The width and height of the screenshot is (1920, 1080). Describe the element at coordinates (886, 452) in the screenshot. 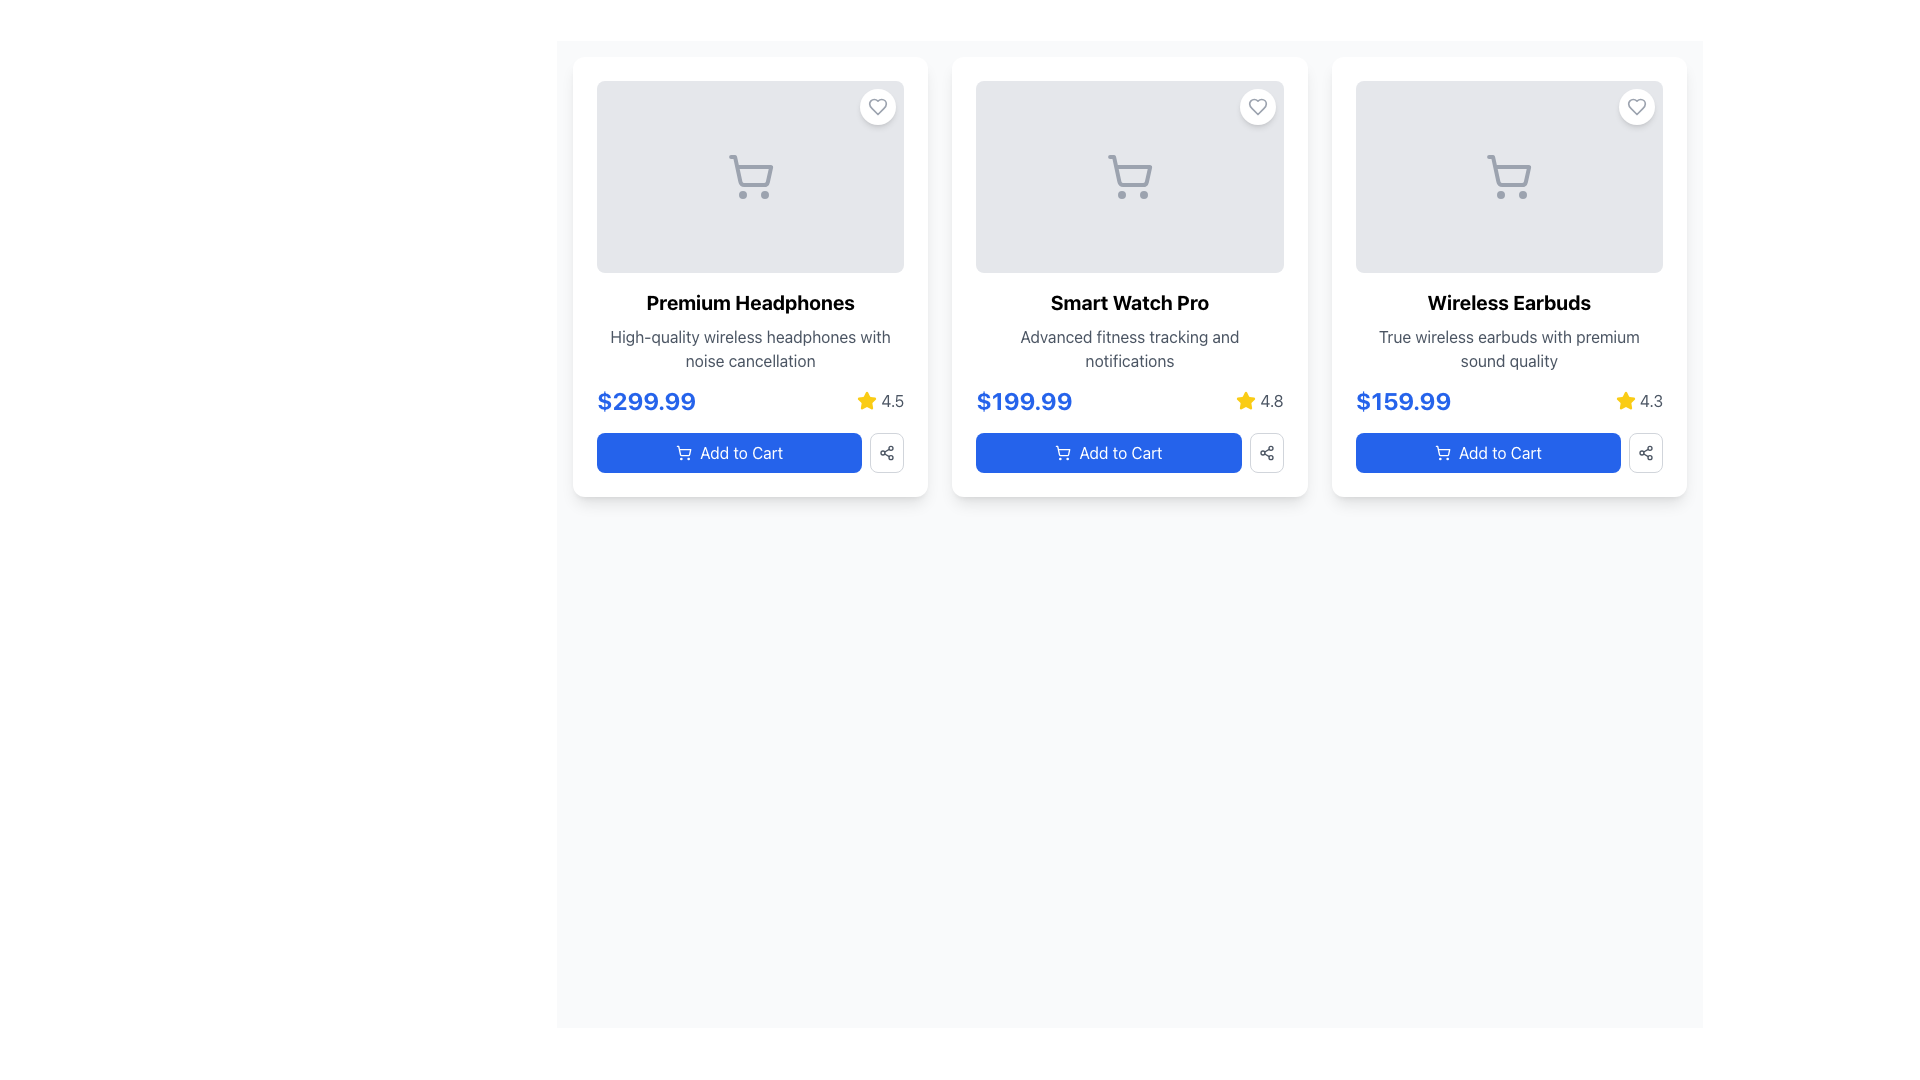

I see `the share button with a stylized graphical representation of three interconnected nodes, located immediately to the right of the 'Add to Cart' button in the product card for 'Premium Headphones'` at that location.